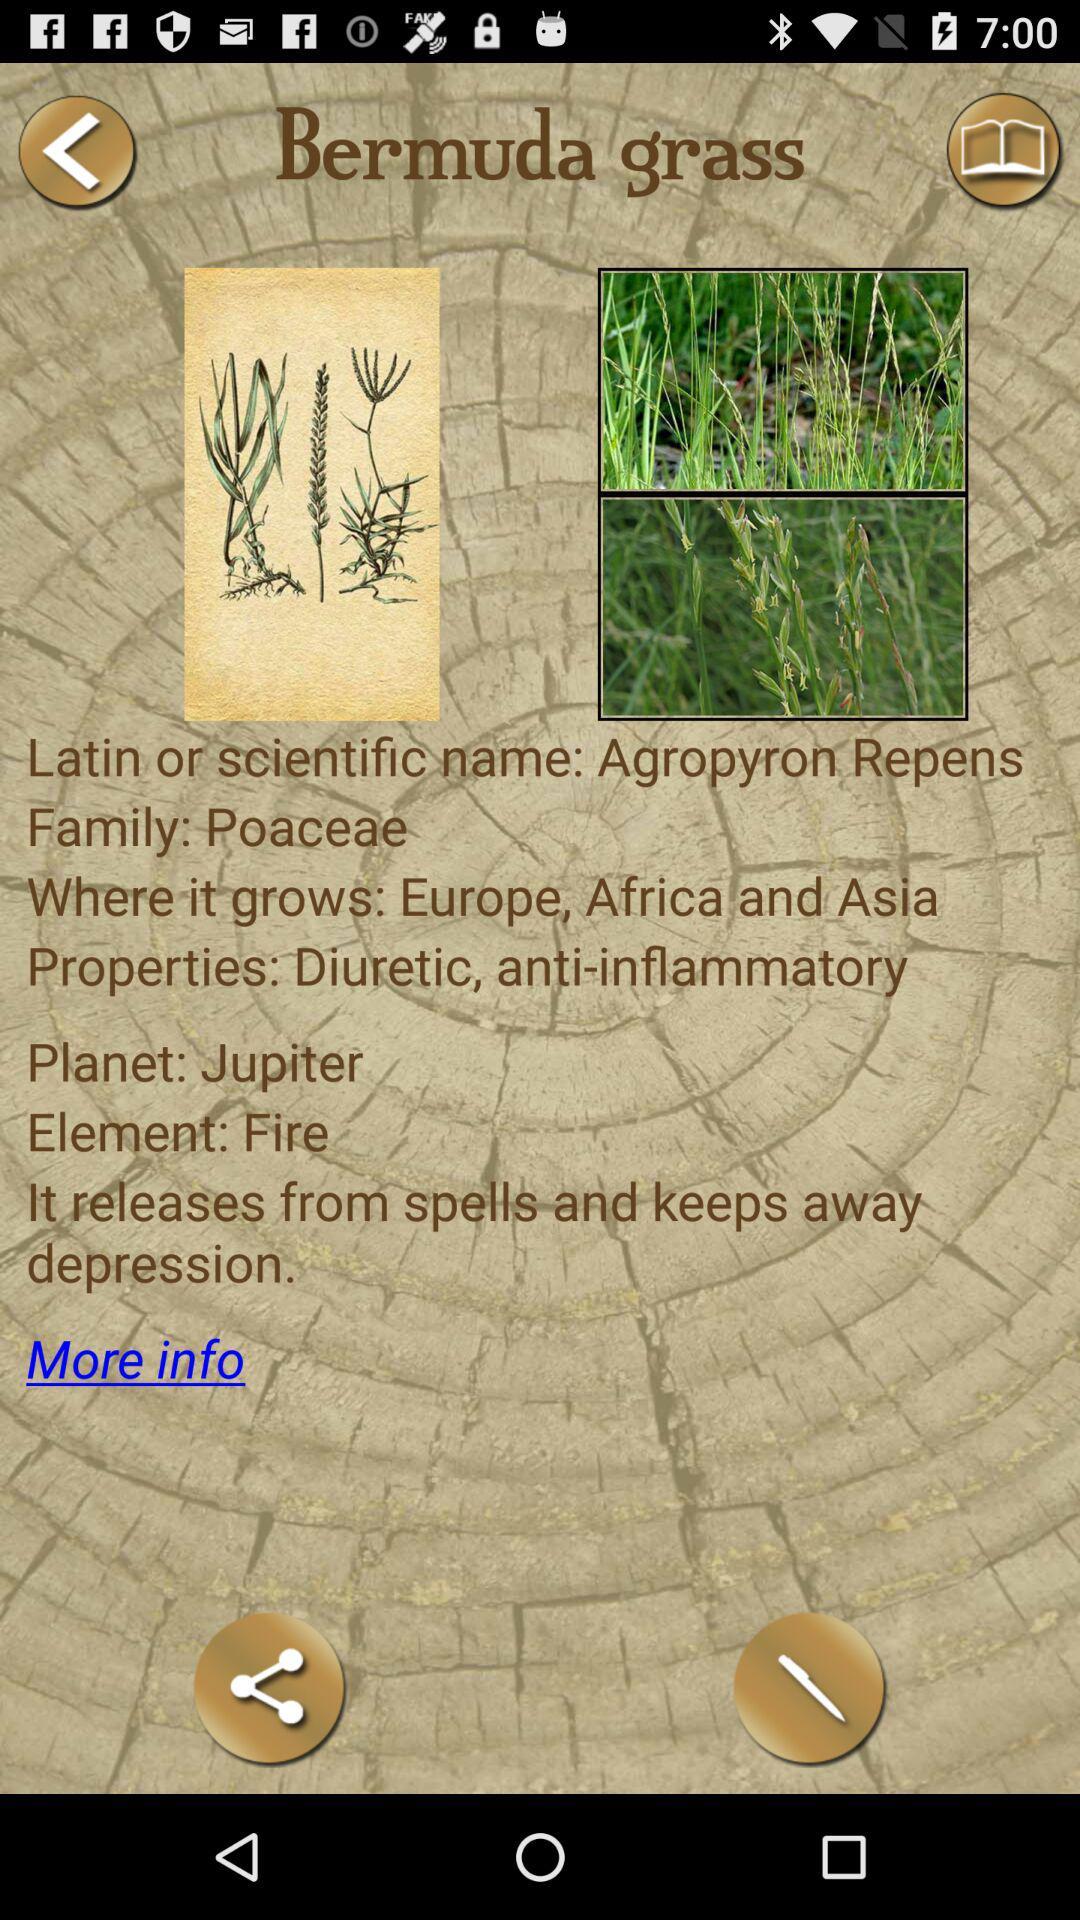  Describe the element at coordinates (270, 1688) in the screenshot. I see `share the page` at that location.